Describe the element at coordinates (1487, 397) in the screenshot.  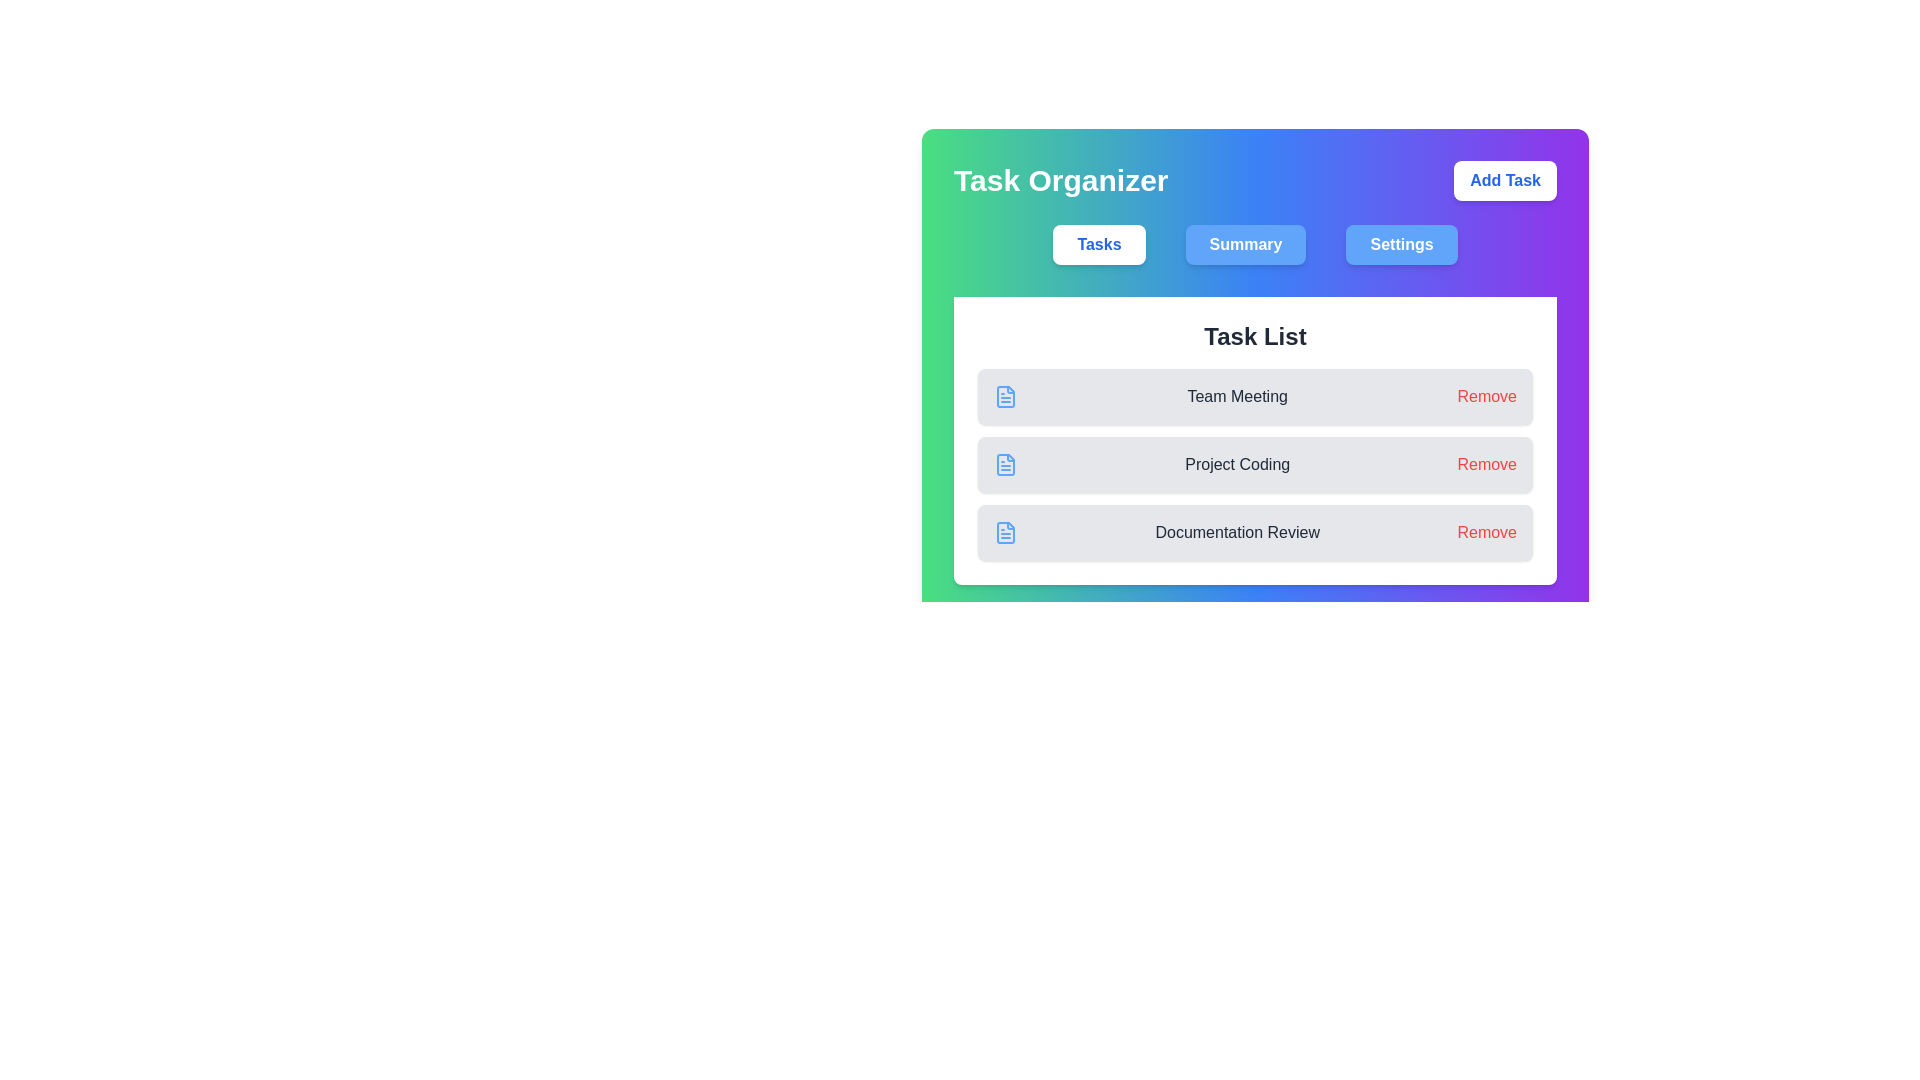
I see `the button-like textual label on the right side of the 'Team Meeting' task to initiate the removal of this task from the list` at that location.